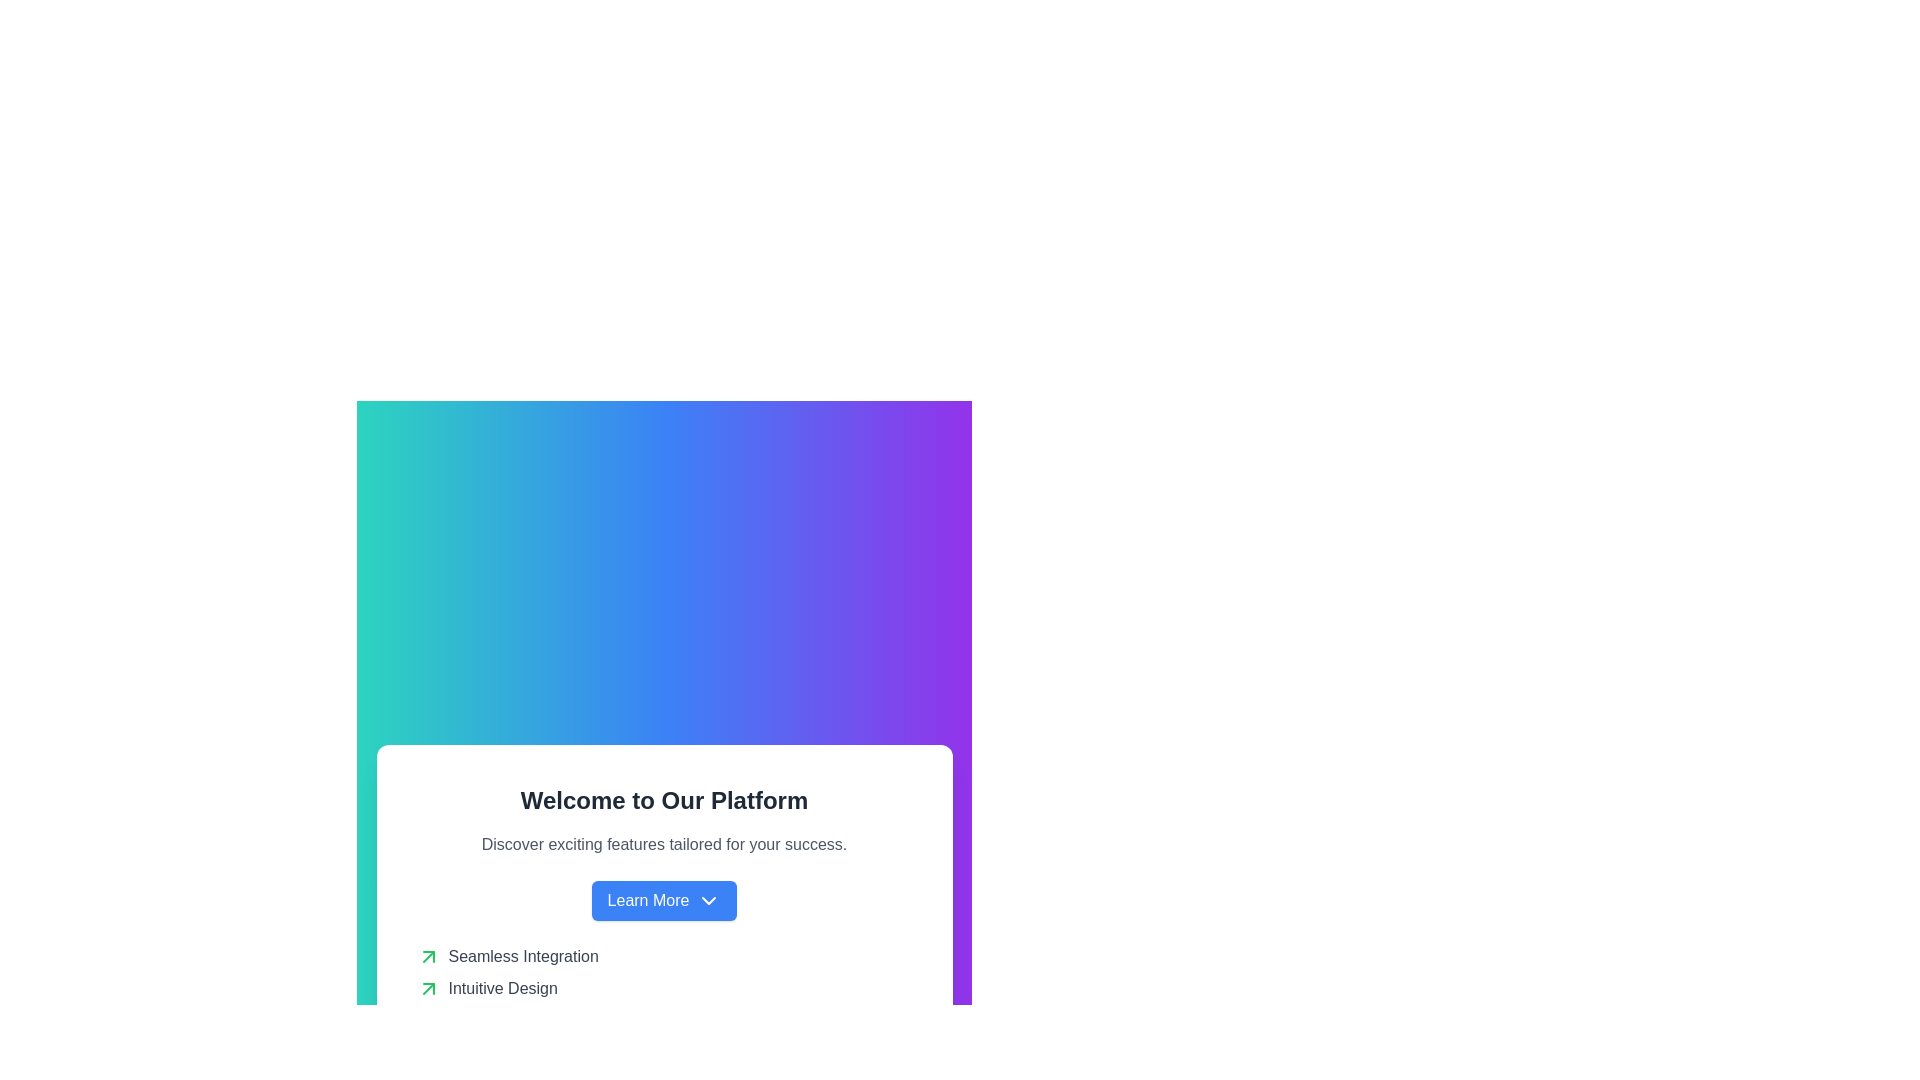  What do you see at coordinates (427, 987) in the screenshot?
I see `the green upward-right arrow icon located at the beginning of the 'Intuitive Design' row to initiate an action` at bounding box center [427, 987].